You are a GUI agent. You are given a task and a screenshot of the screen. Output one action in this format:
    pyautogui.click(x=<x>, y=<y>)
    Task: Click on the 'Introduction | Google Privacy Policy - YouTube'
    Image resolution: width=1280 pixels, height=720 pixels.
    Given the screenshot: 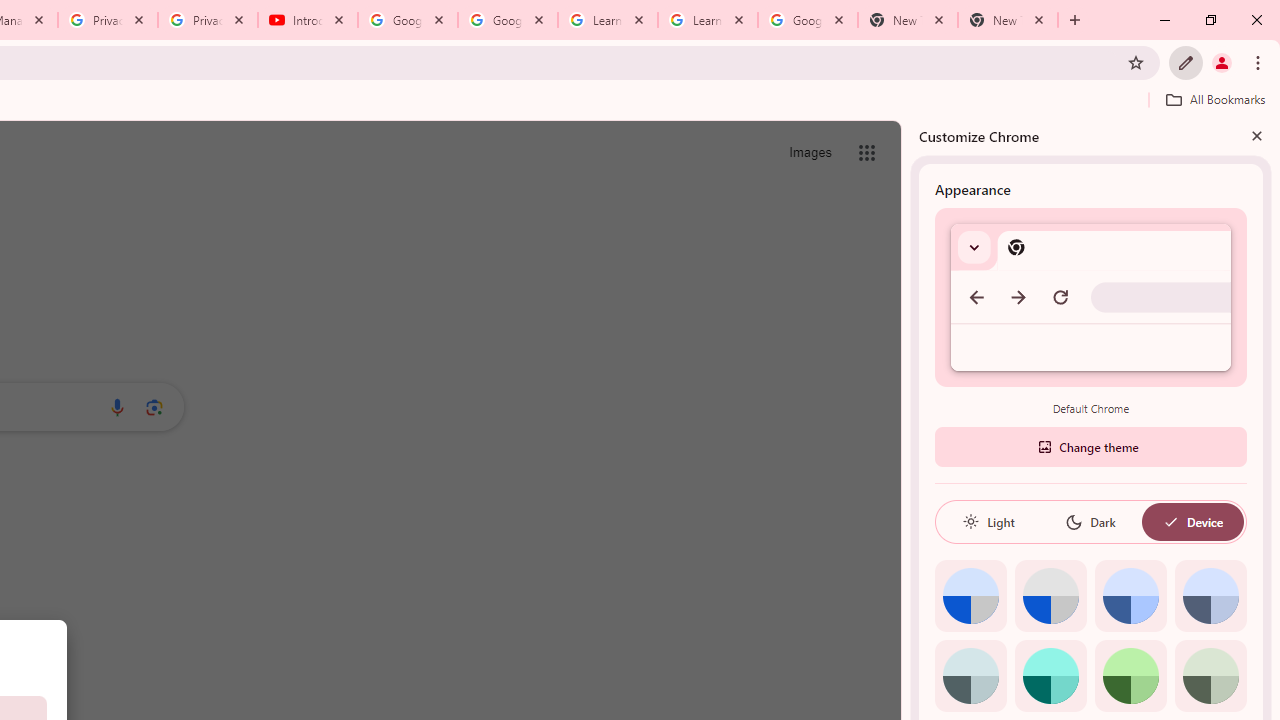 What is the action you would take?
    pyautogui.click(x=307, y=20)
    